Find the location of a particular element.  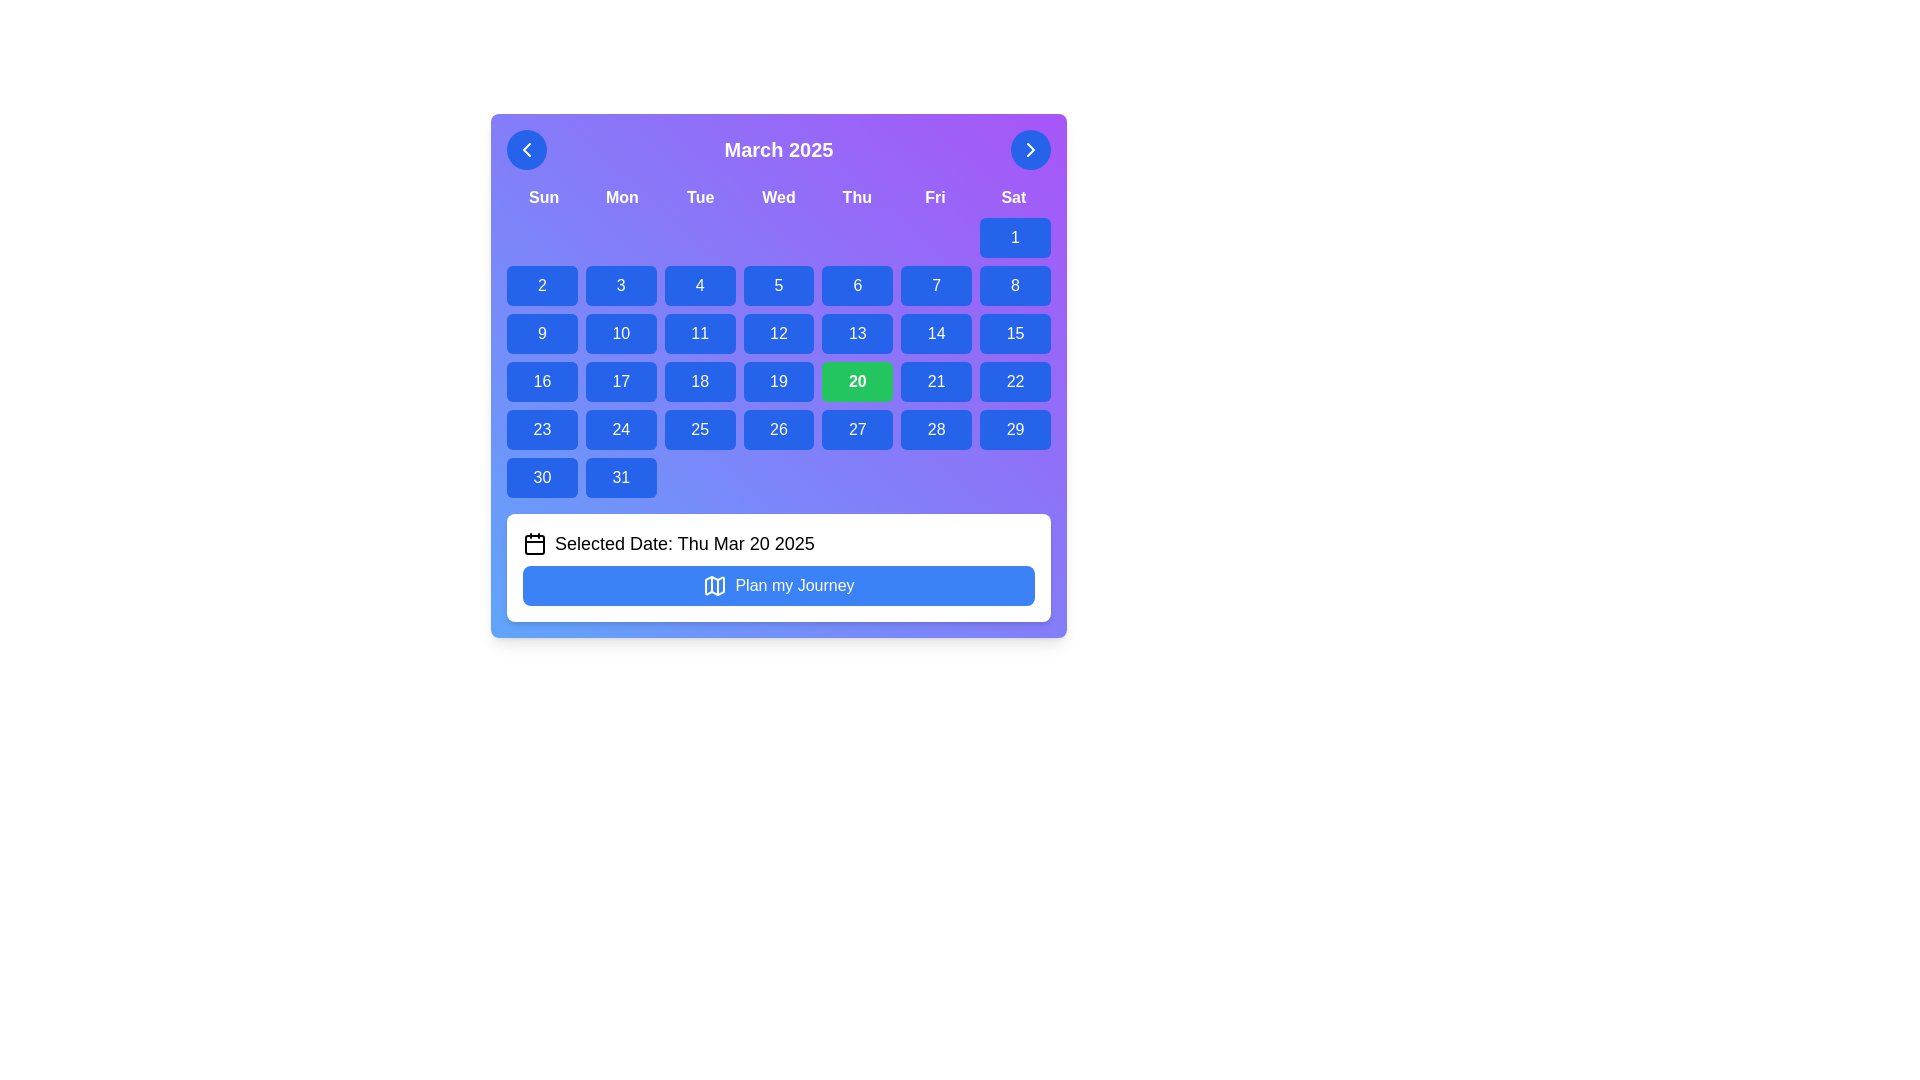

the button representing the 13th day of the month in the calendar interface is located at coordinates (857, 333).